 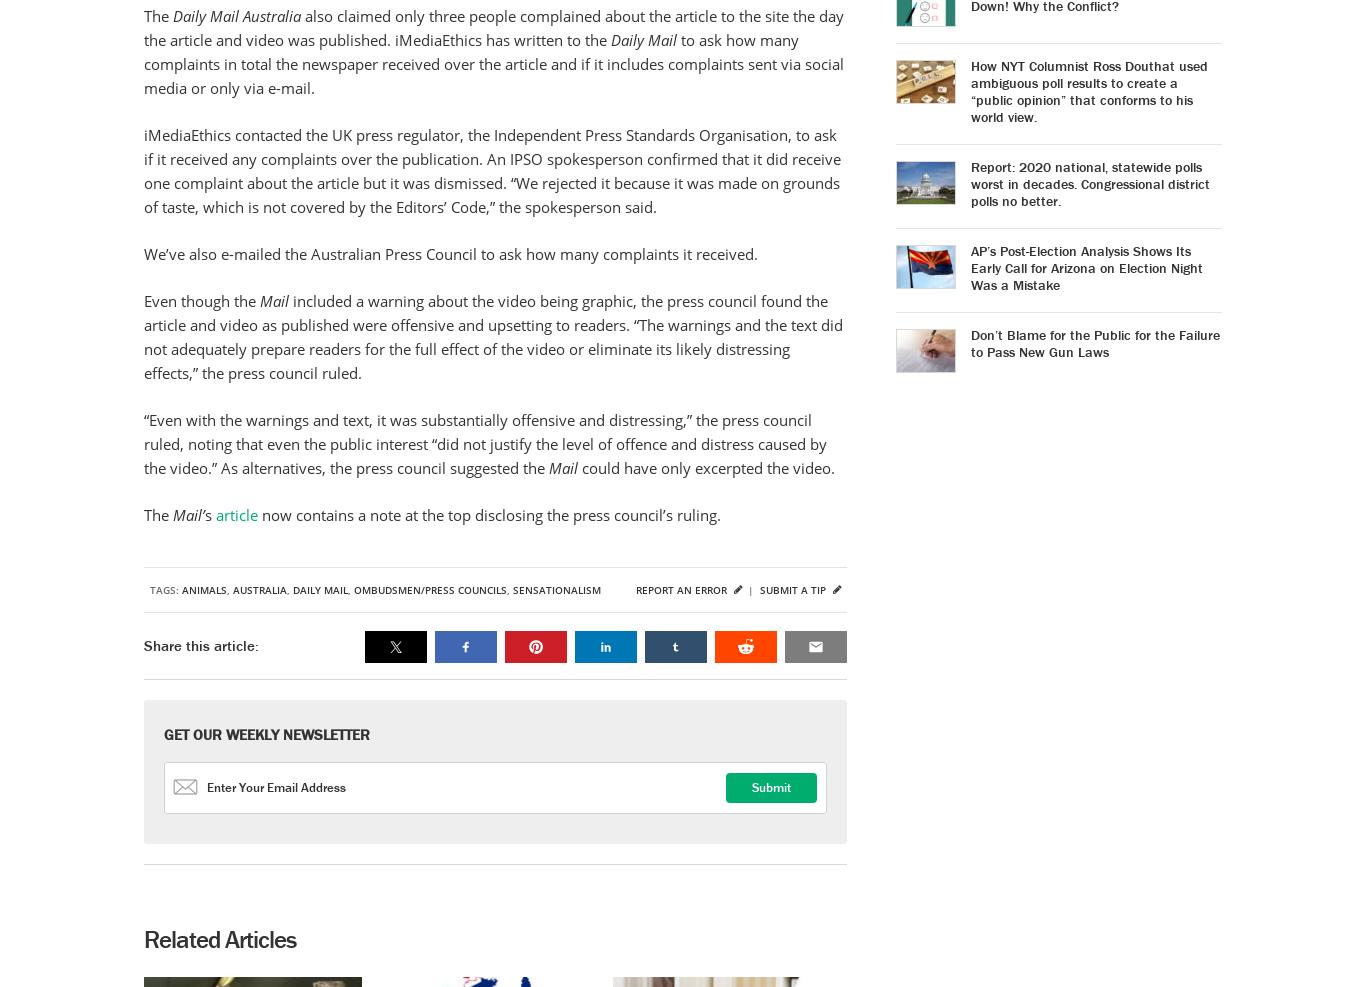 I want to click on 'Share this article:', so click(x=200, y=645).